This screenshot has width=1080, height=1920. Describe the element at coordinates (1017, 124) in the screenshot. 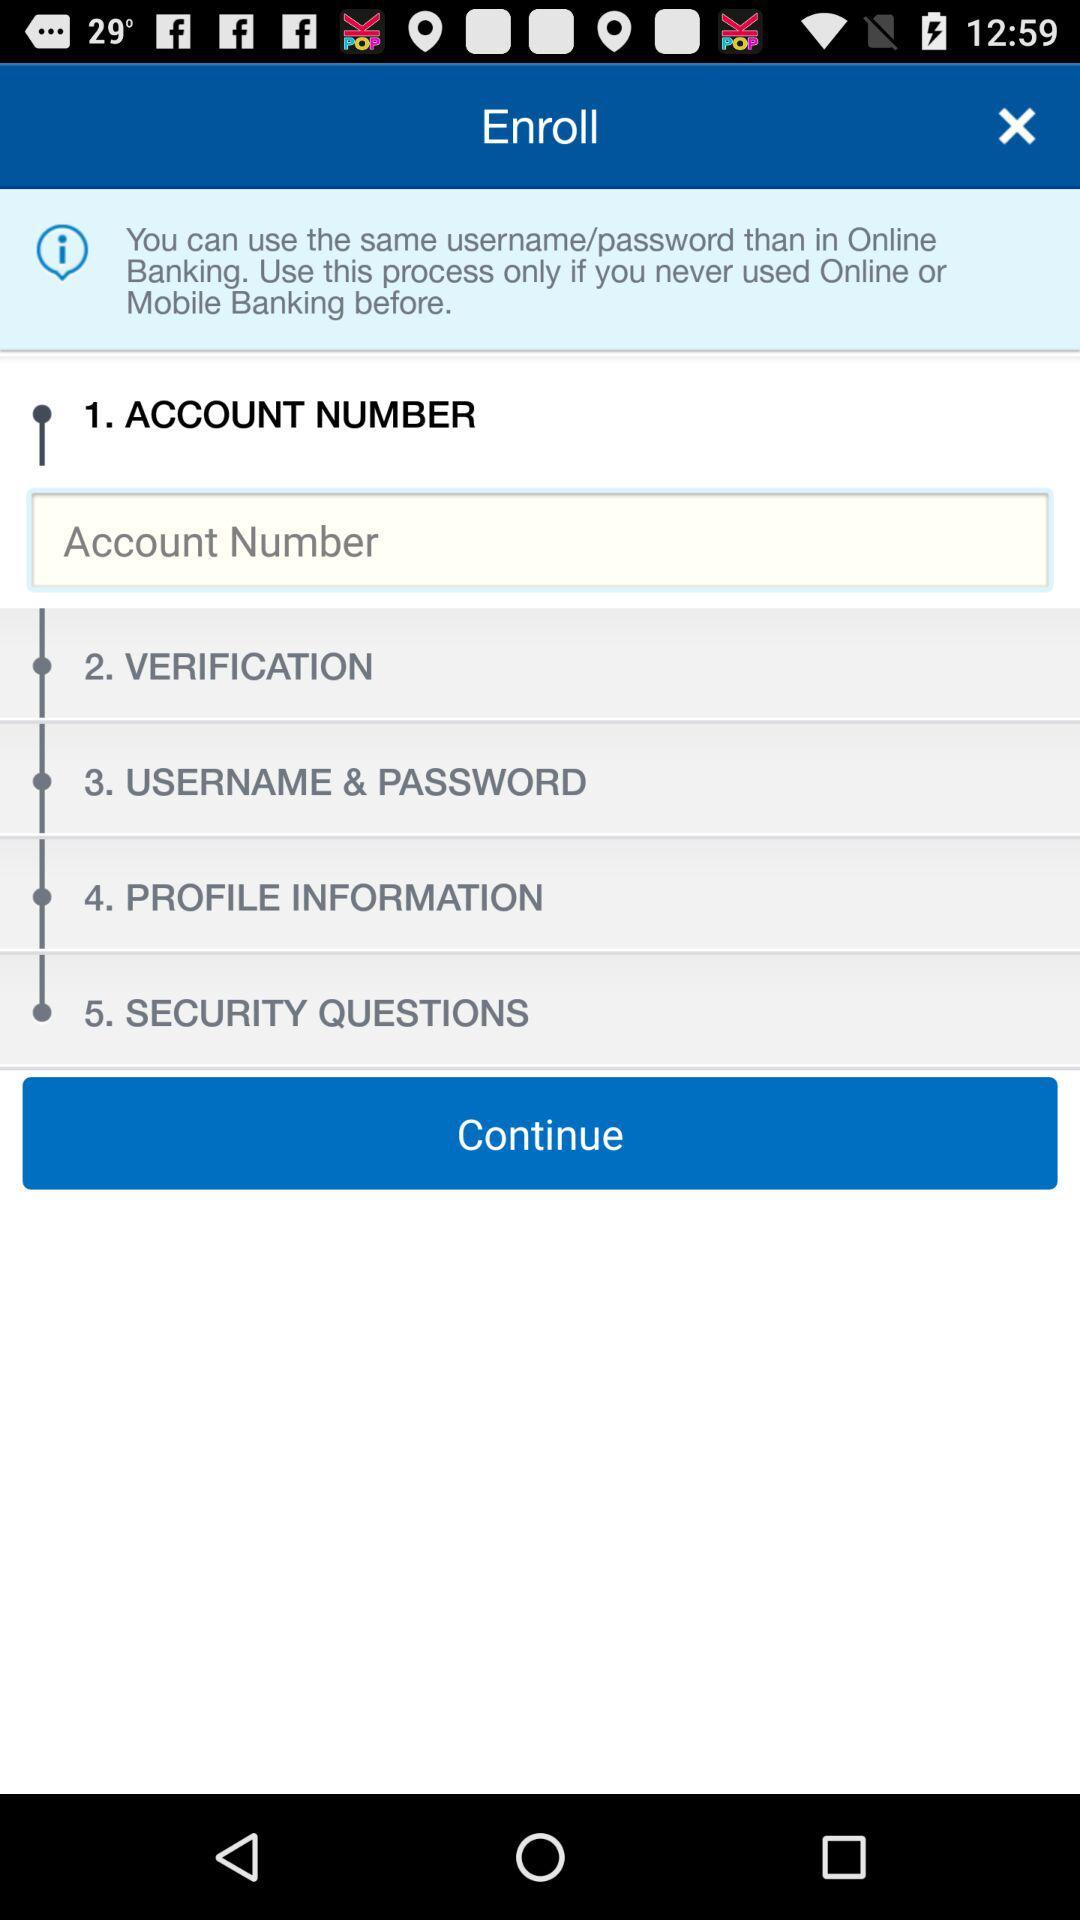

I see `icon to the right of the enroll item` at that location.